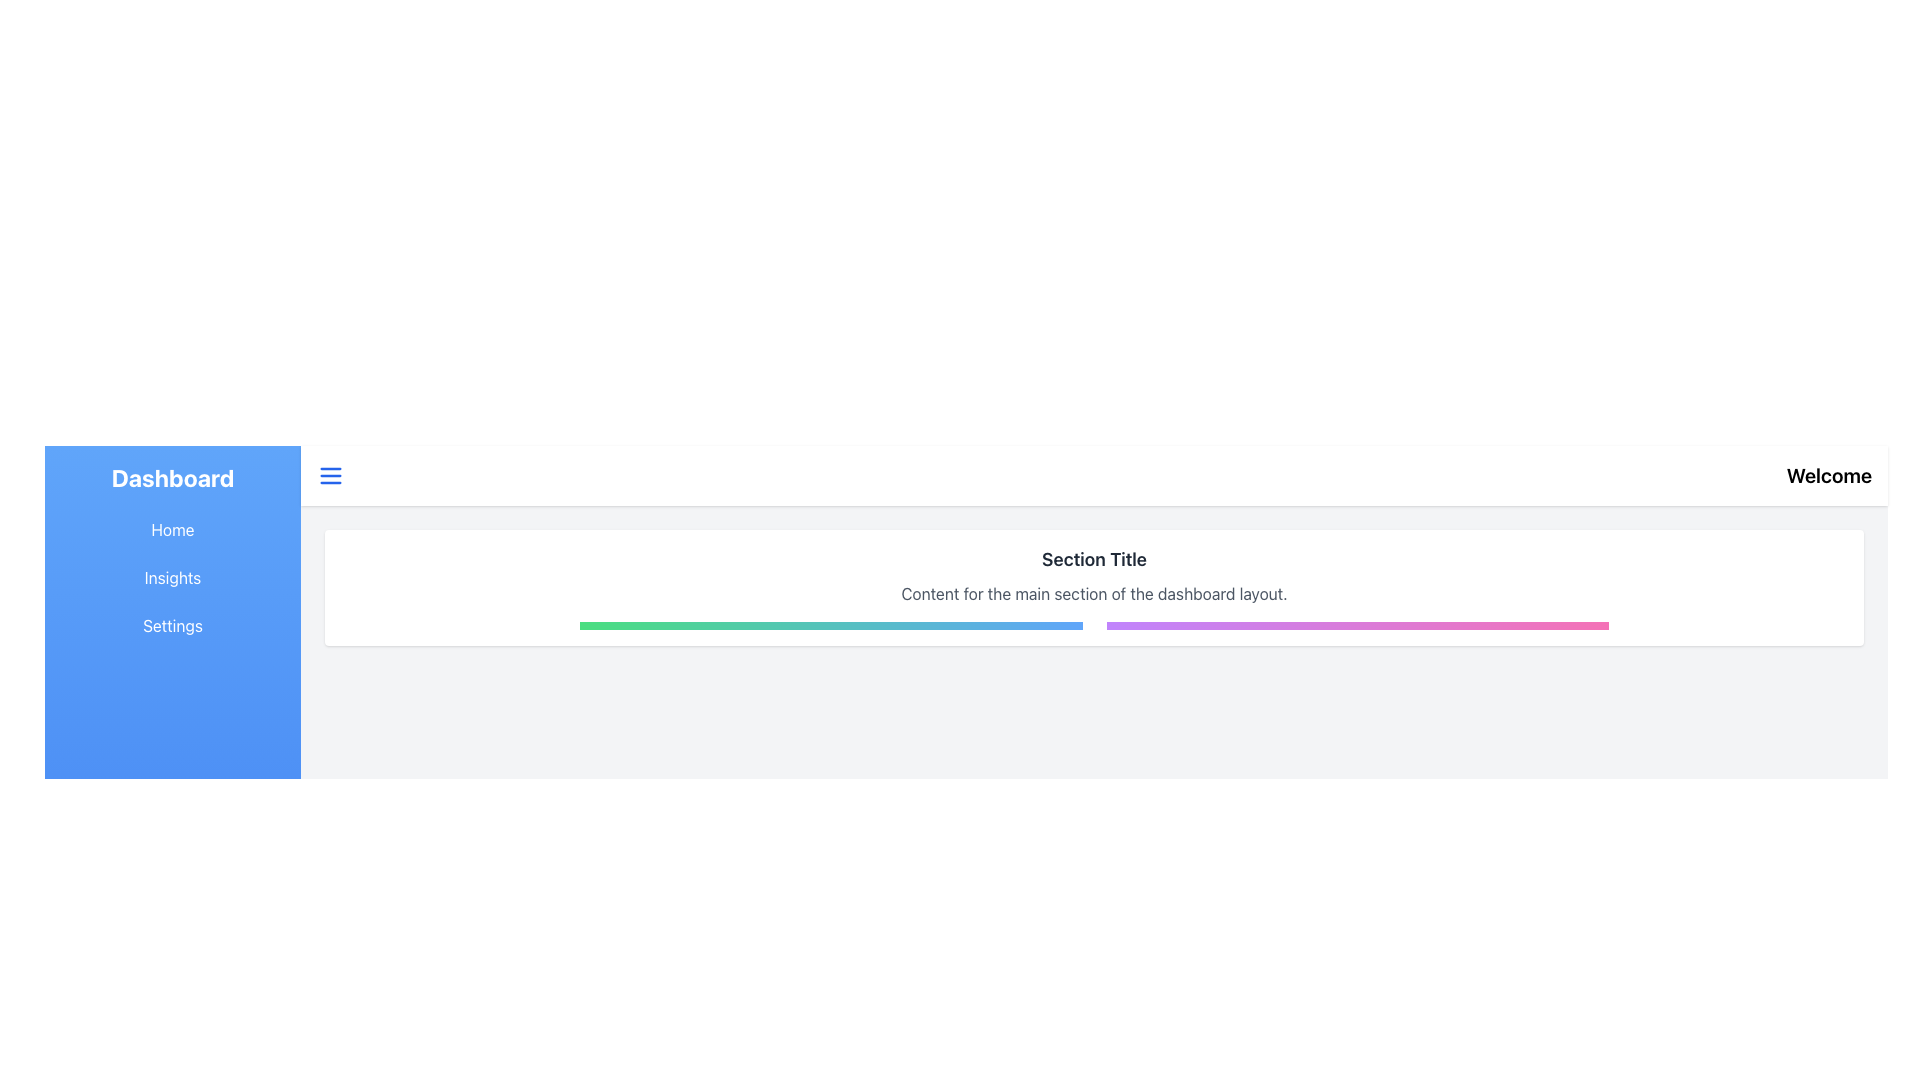 The width and height of the screenshot is (1920, 1080). What do you see at coordinates (1829, 475) in the screenshot?
I see `the static text label or header located on the rightmost side of the top navigation bar to greet the user or identify the current context of the interface` at bounding box center [1829, 475].